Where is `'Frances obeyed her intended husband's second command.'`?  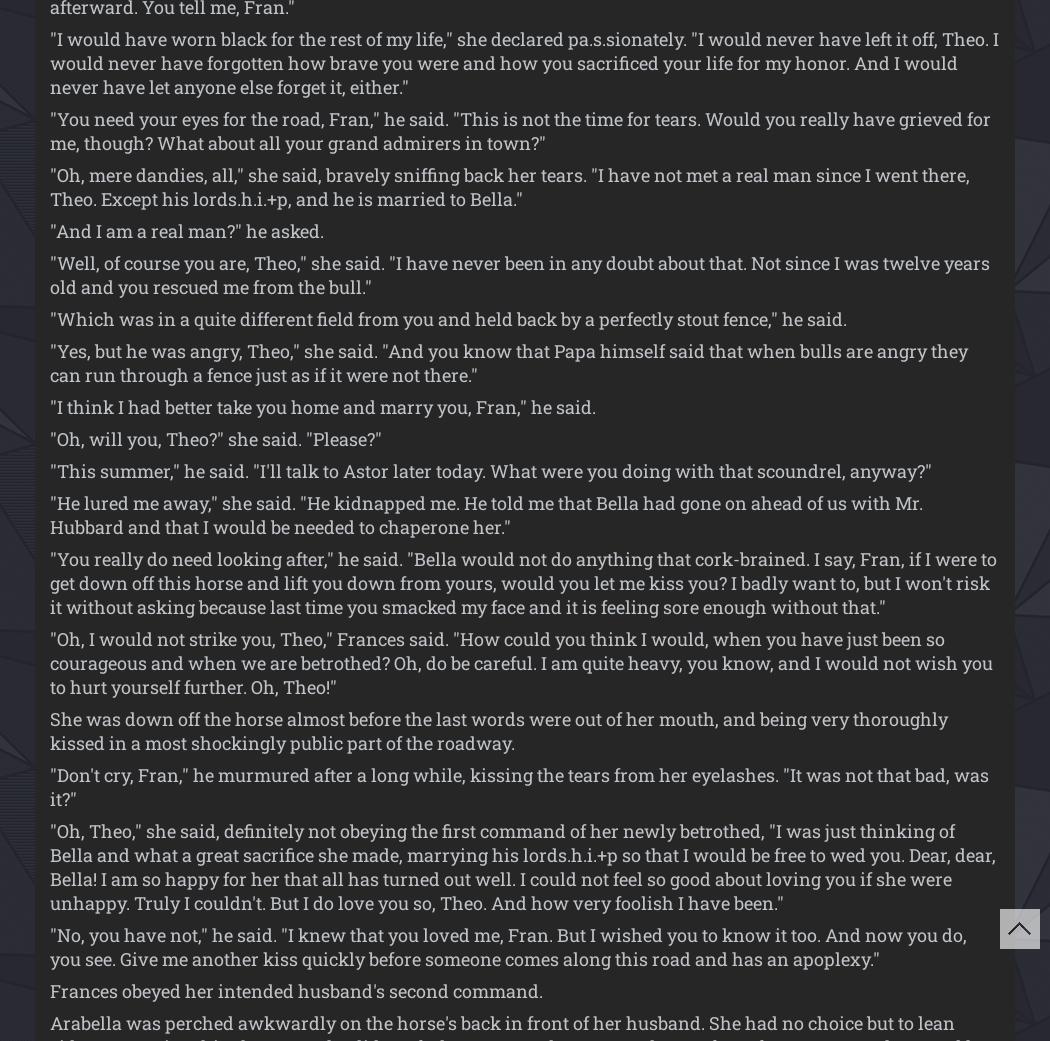 'Frances obeyed her intended husband's second command.' is located at coordinates (295, 989).